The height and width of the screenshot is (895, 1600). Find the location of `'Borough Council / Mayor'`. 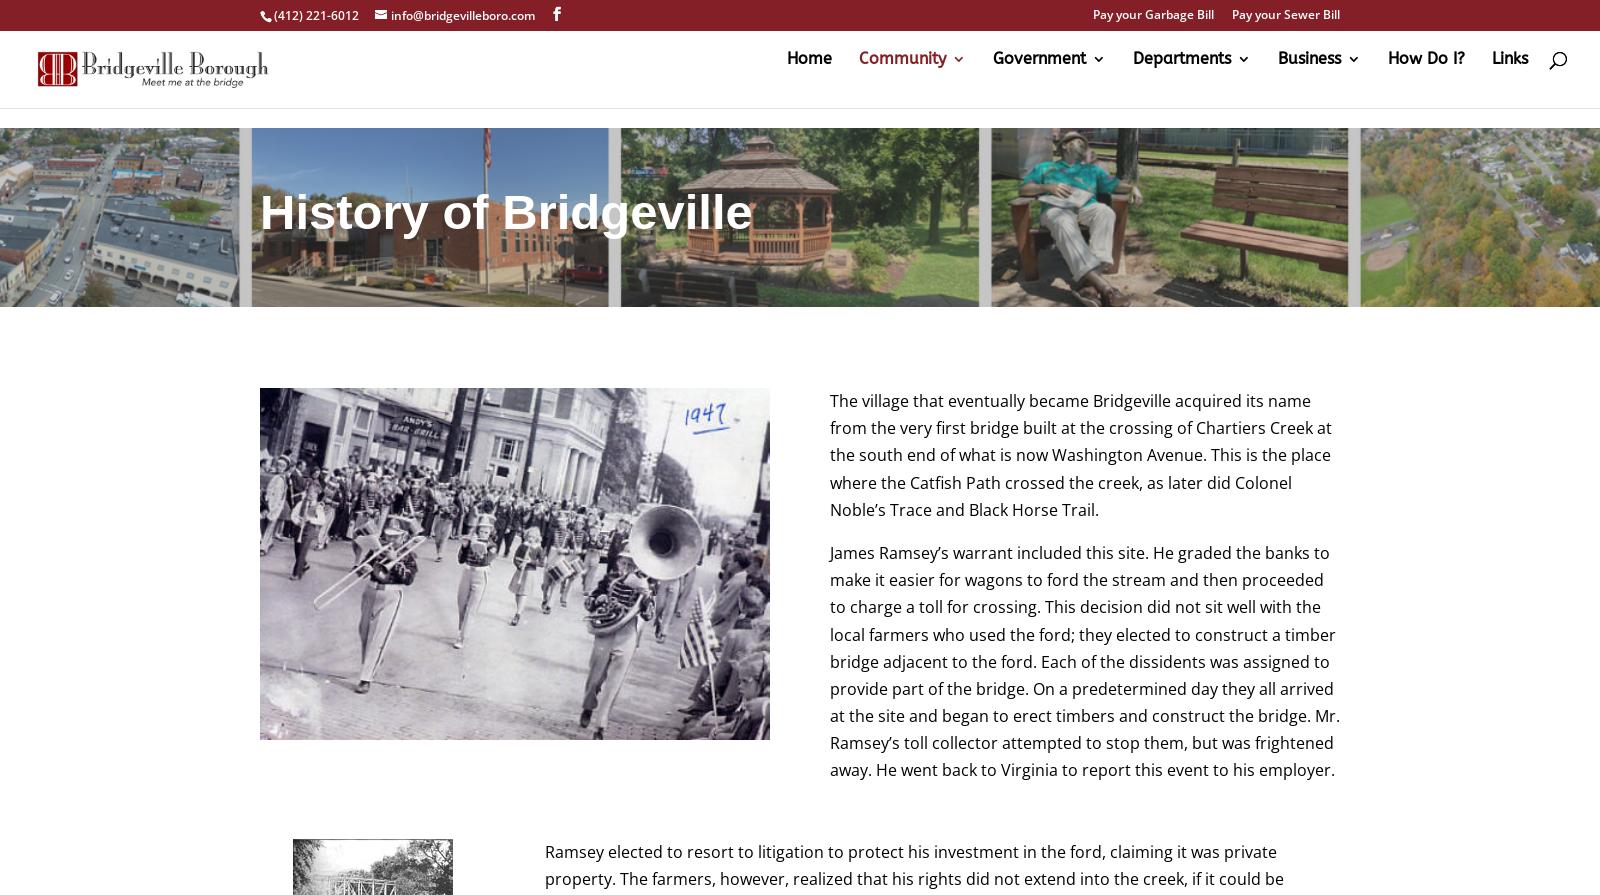

'Borough Council / Mayor' is located at coordinates (1101, 253).